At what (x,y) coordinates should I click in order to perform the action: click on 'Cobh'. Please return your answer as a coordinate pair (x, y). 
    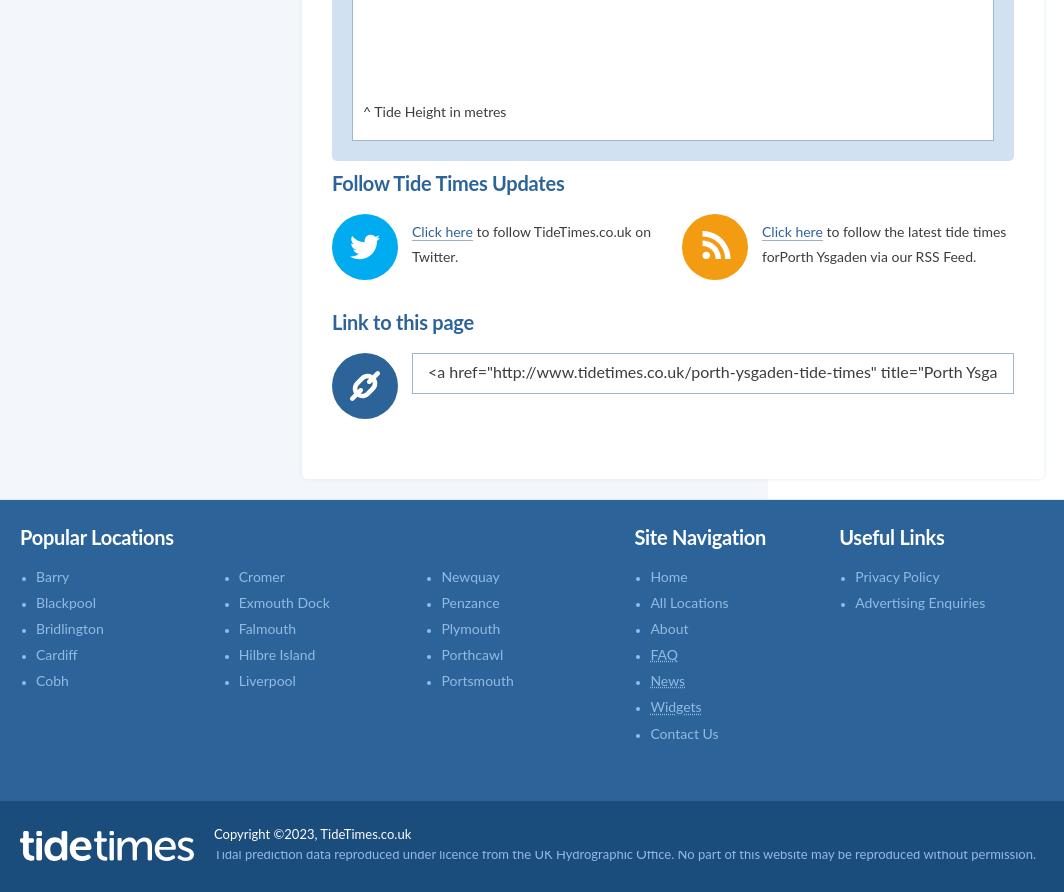
    Looking at the image, I should click on (52, 682).